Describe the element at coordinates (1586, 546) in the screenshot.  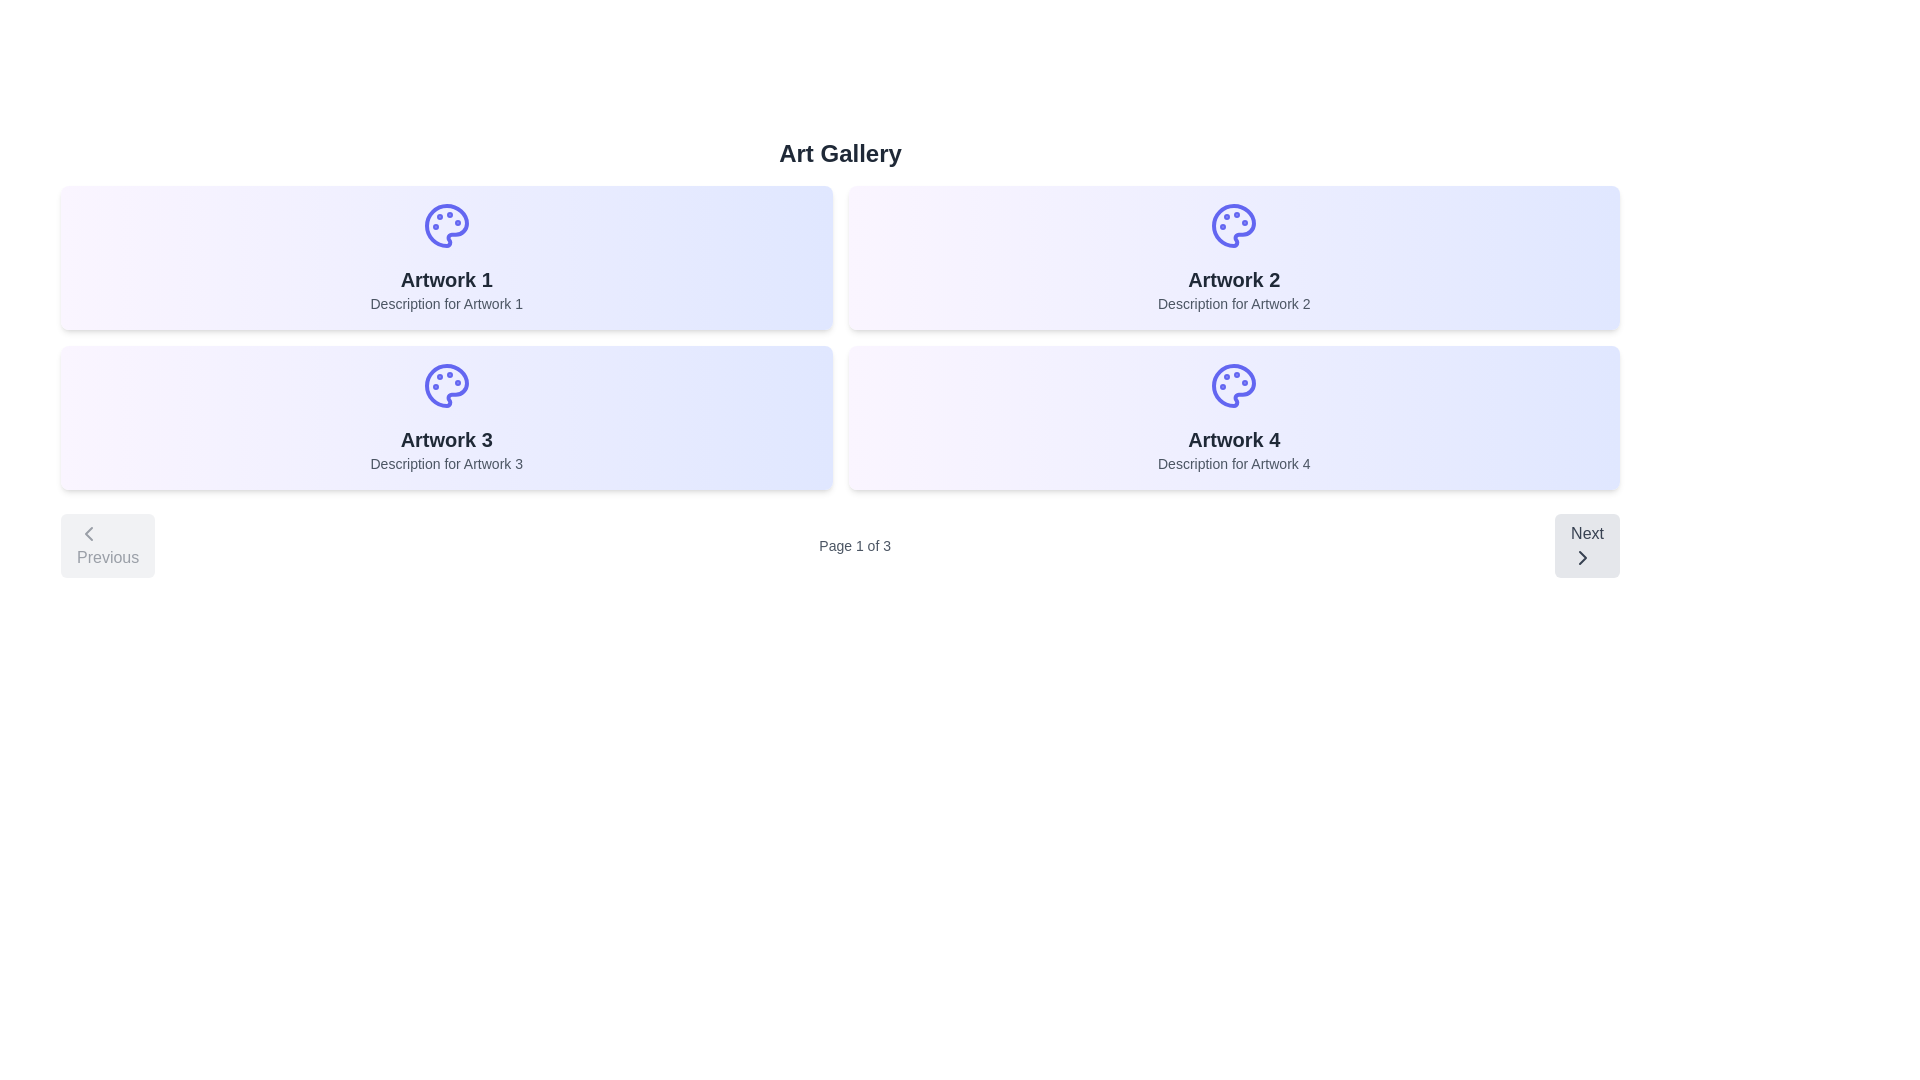
I see `the navigation button located at the bottom-right corner of the interface` at that location.